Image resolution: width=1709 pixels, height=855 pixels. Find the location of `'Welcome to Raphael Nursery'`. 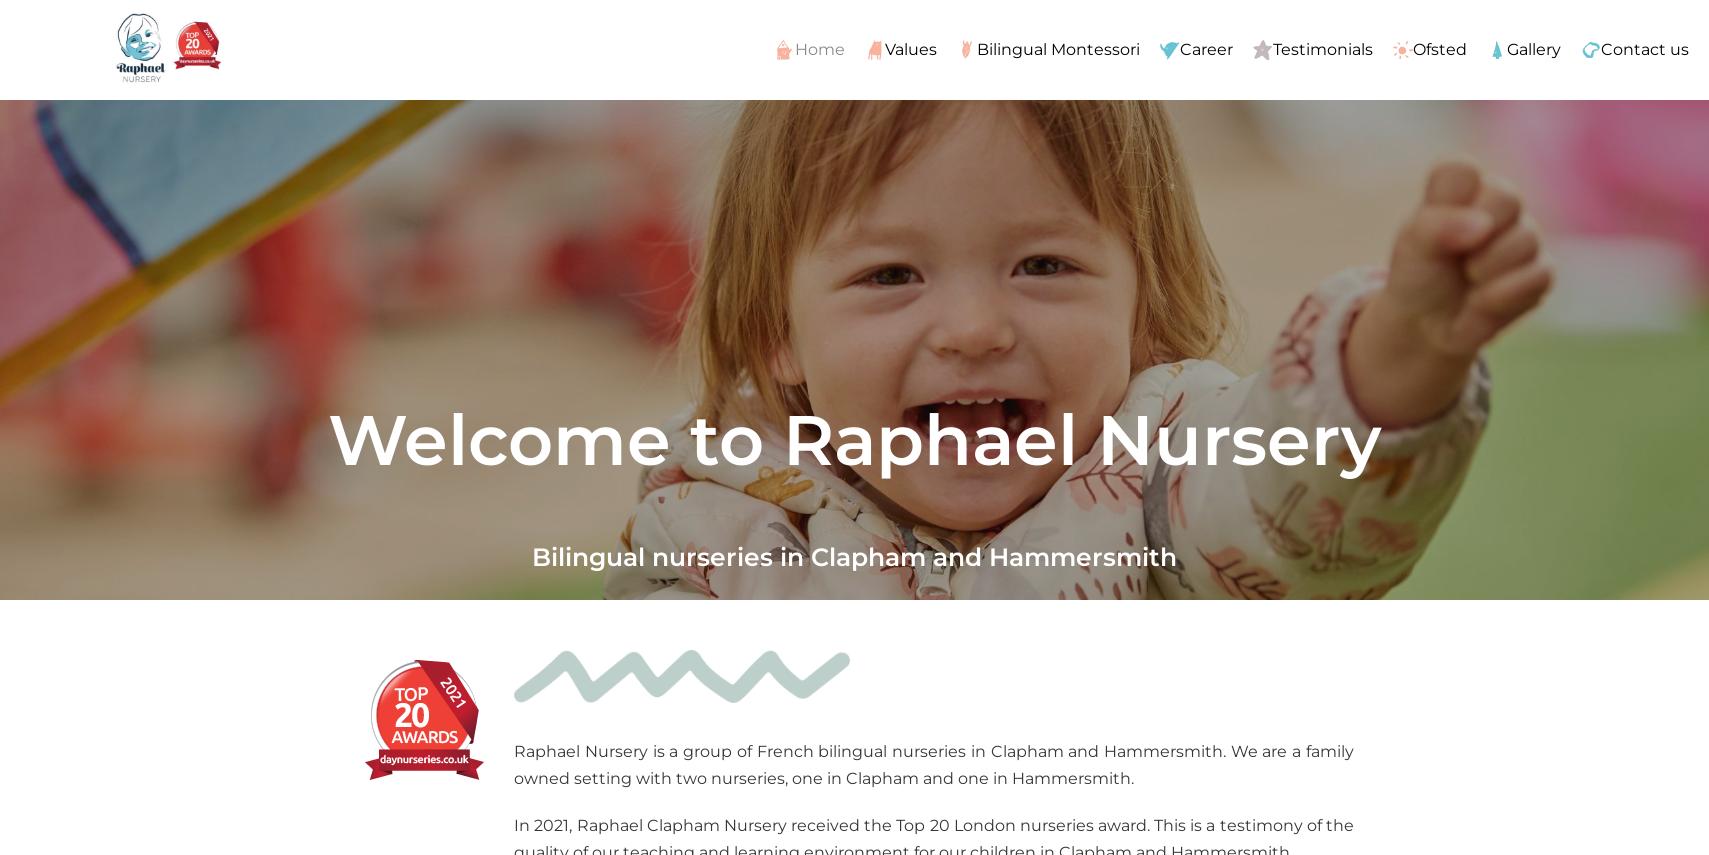

'Welcome to Raphael Nursery' is located at coordinates (853, 438).